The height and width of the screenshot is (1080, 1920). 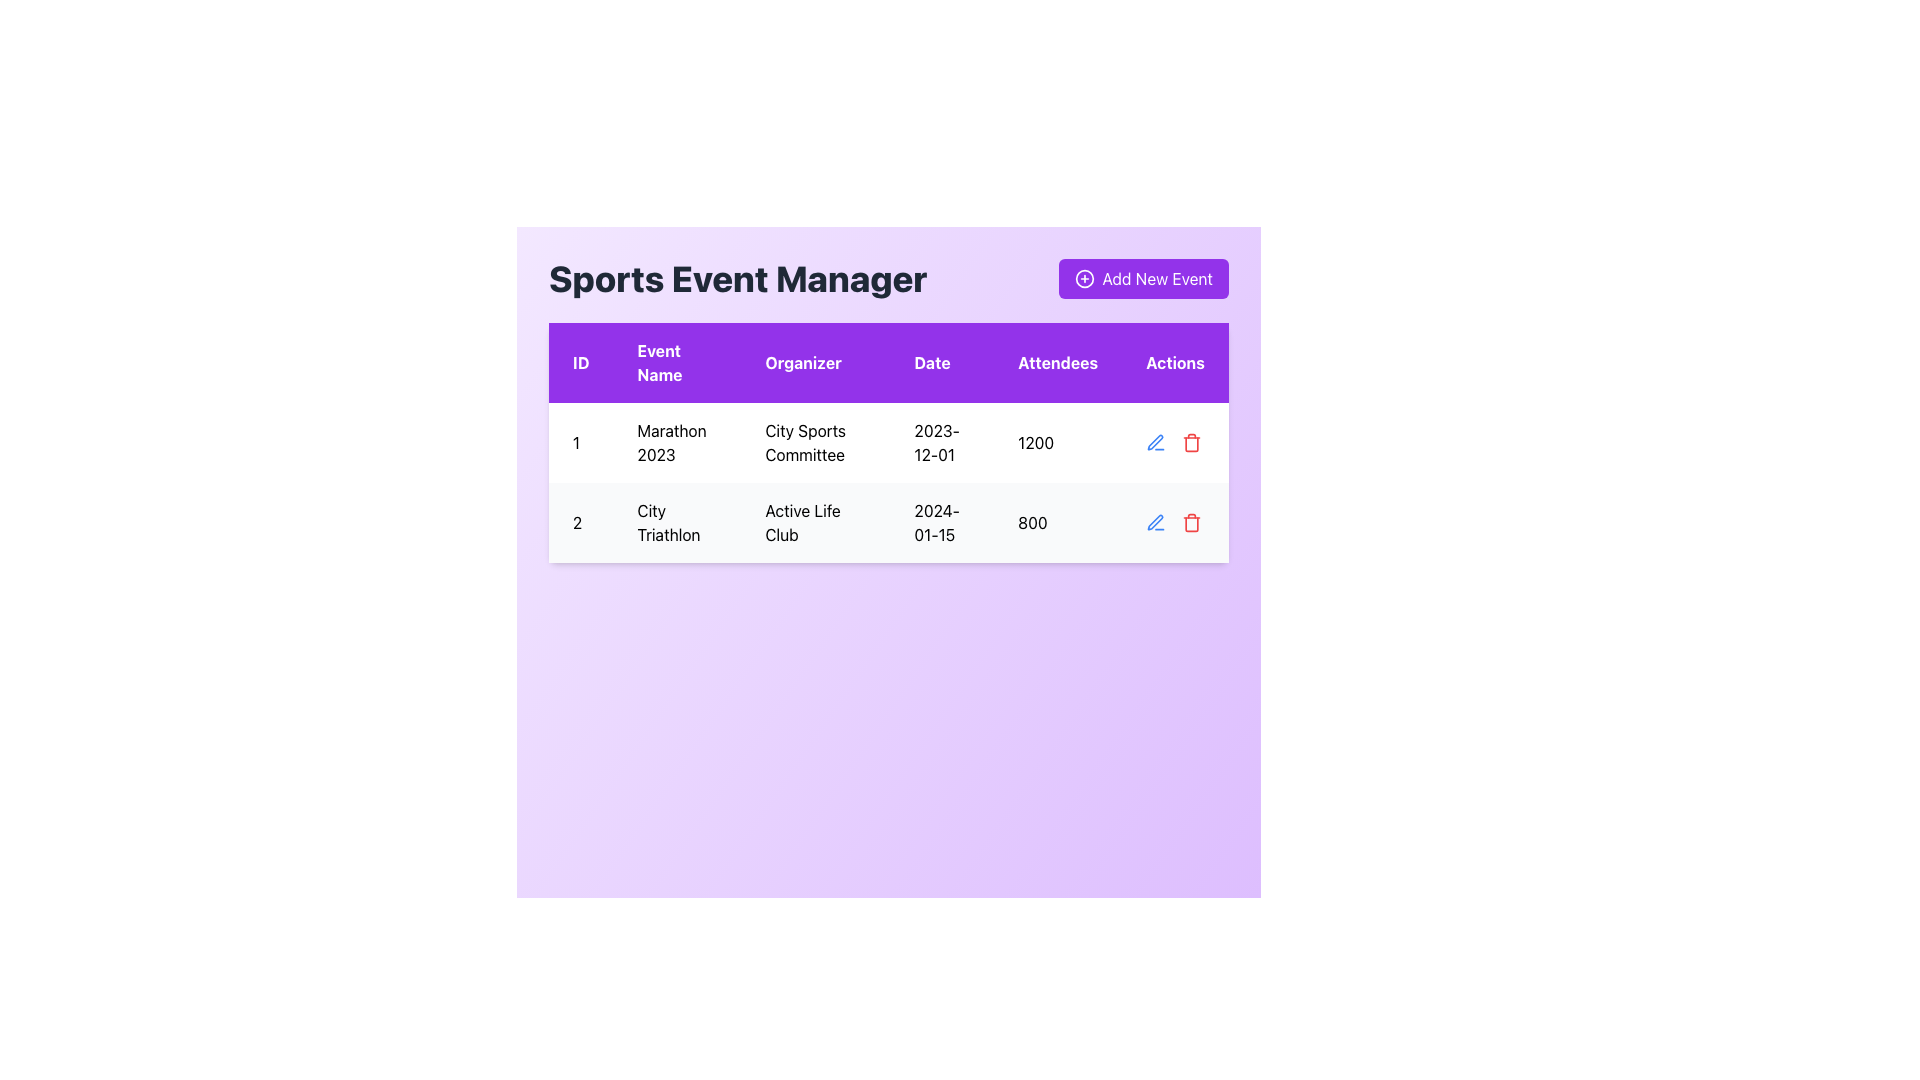 What do you see at coordinates (887, 278) in the screenshot?
I see `the 'Sports Event Manager' title in the Header section` at bounding box center [887, 278].